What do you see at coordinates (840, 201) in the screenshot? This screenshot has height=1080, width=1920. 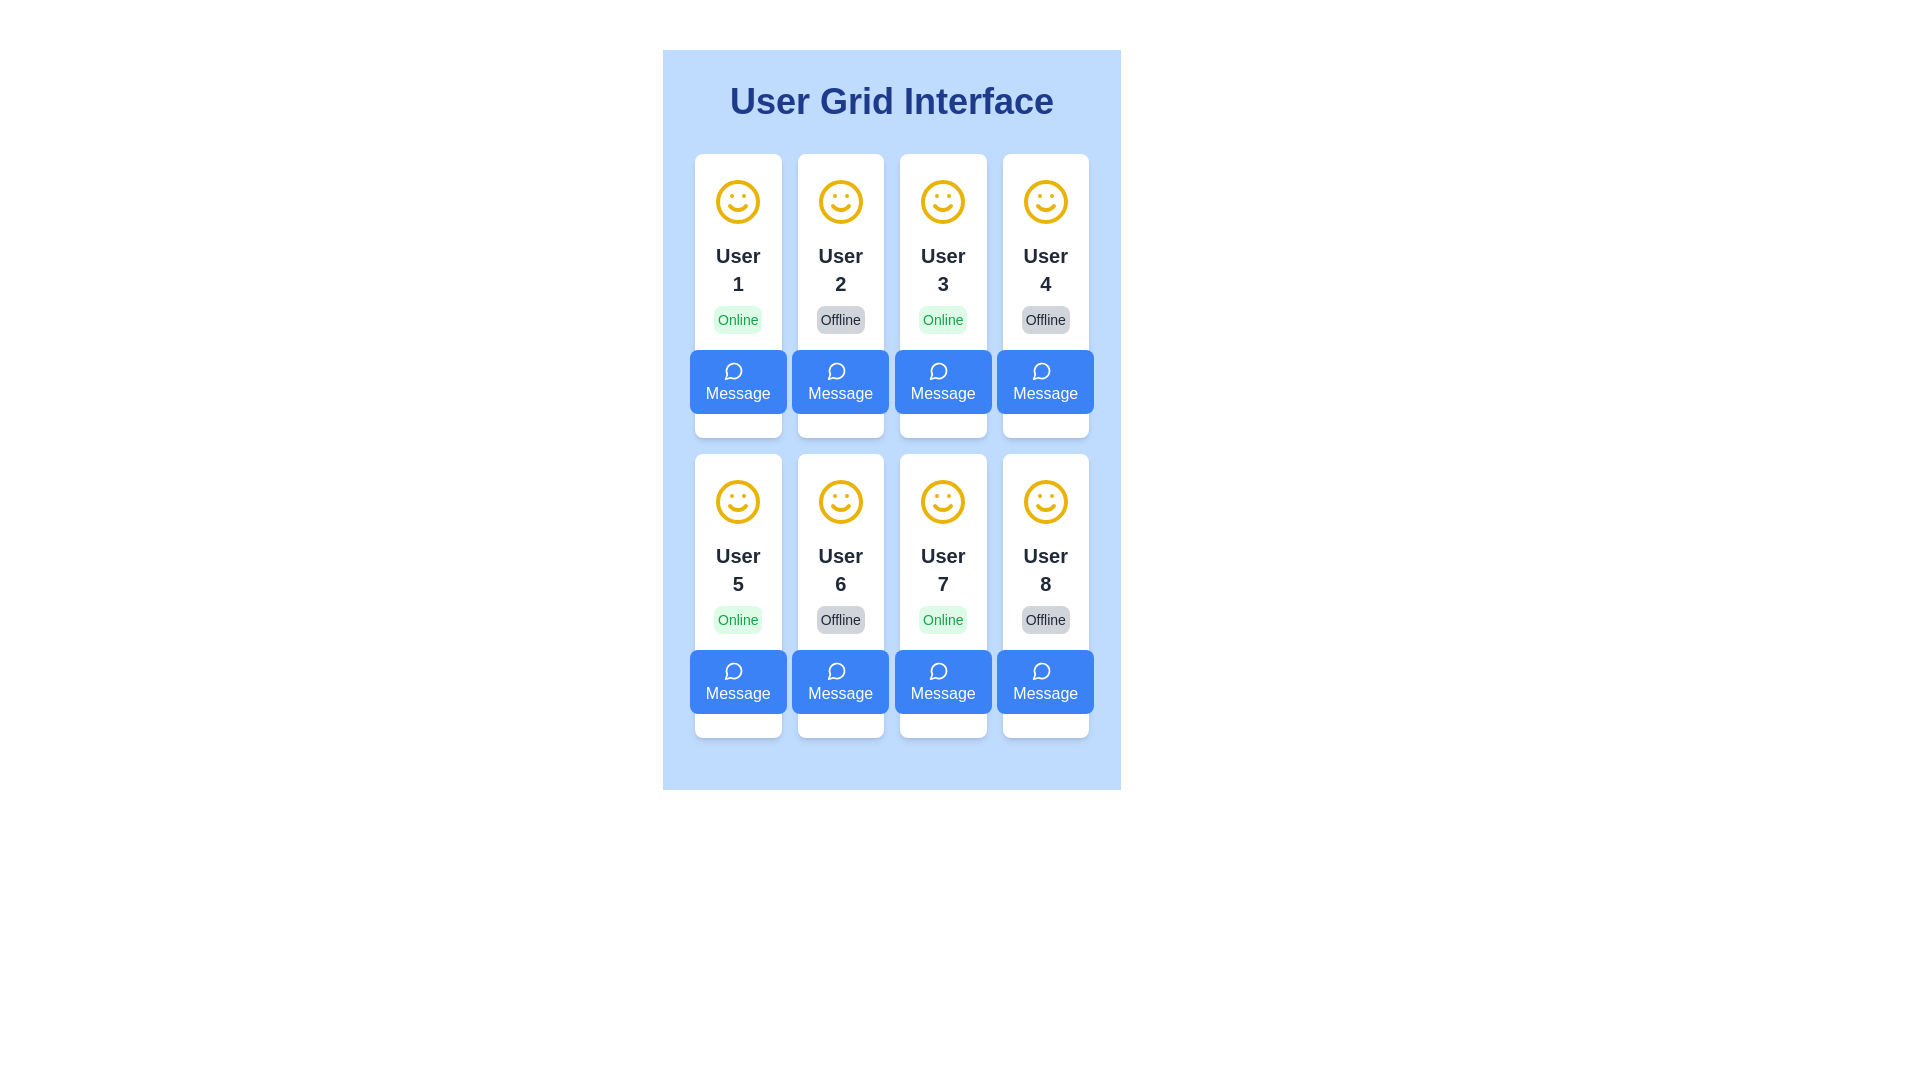 I see `the decorative icon representing 'User 2' status, located at the top-center of the card structure, above the text 'User 2' and 'Offline'` at bounding box center [840, 201].